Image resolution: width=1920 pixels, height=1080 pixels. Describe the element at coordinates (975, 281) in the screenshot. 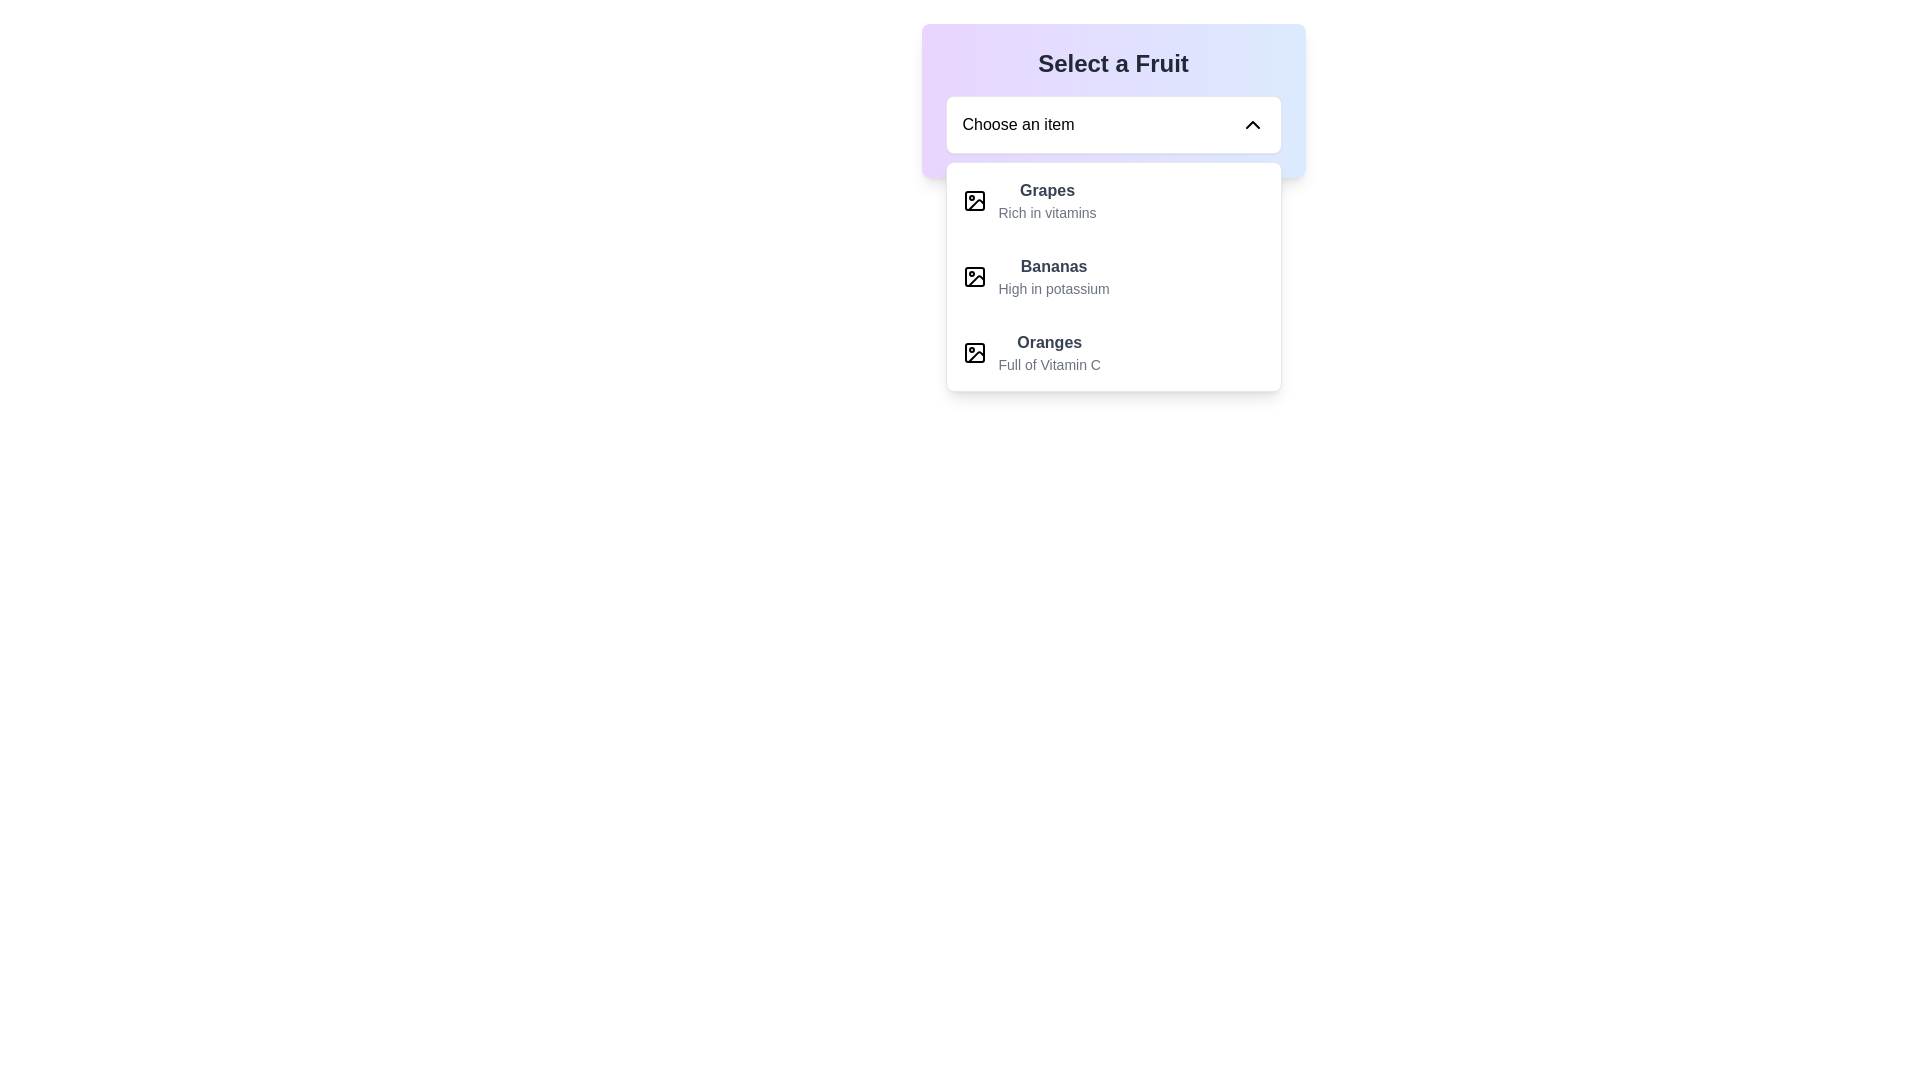

I see `the graphical icon featuring a line drawing of a slanted image frame with a mountain and sun symbol` at that location.